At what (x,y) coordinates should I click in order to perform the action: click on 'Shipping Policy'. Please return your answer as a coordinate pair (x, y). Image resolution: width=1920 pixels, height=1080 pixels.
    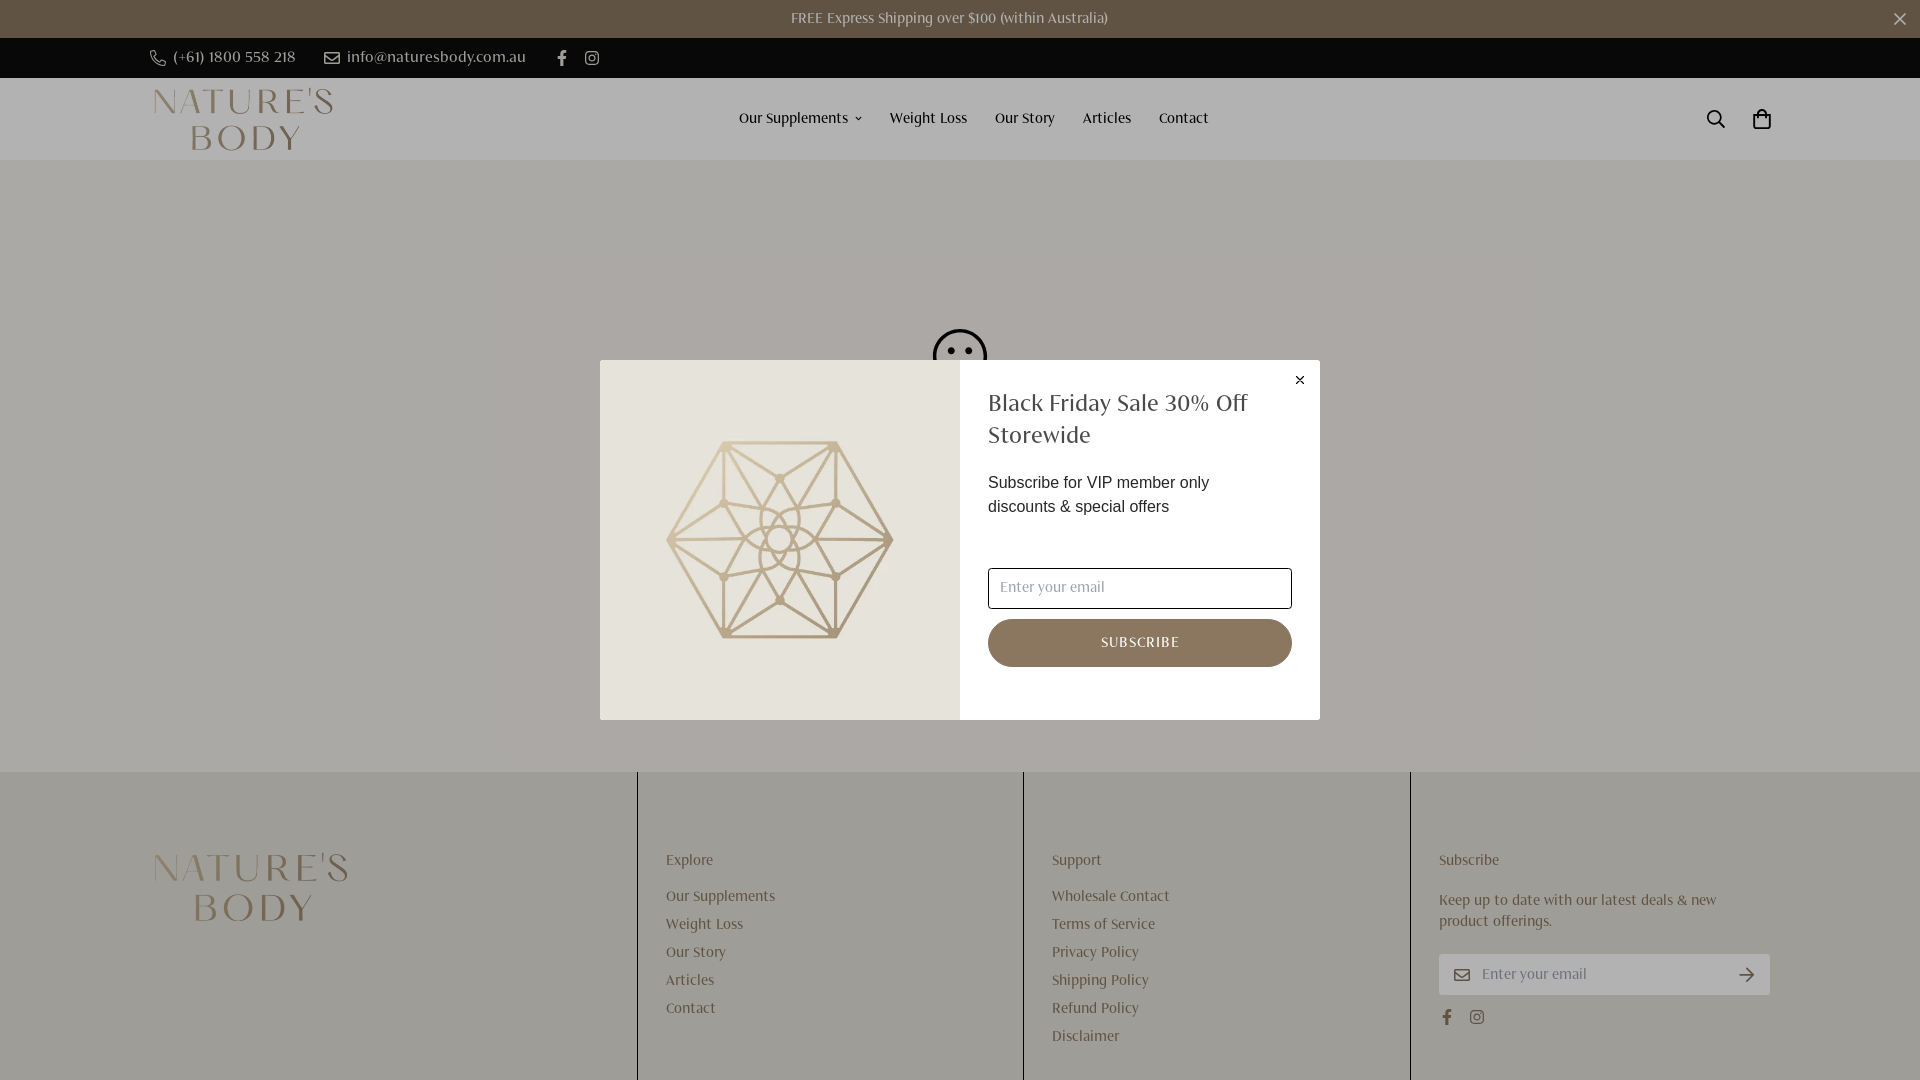
    Looking at the image, I should click on (1099, 979).